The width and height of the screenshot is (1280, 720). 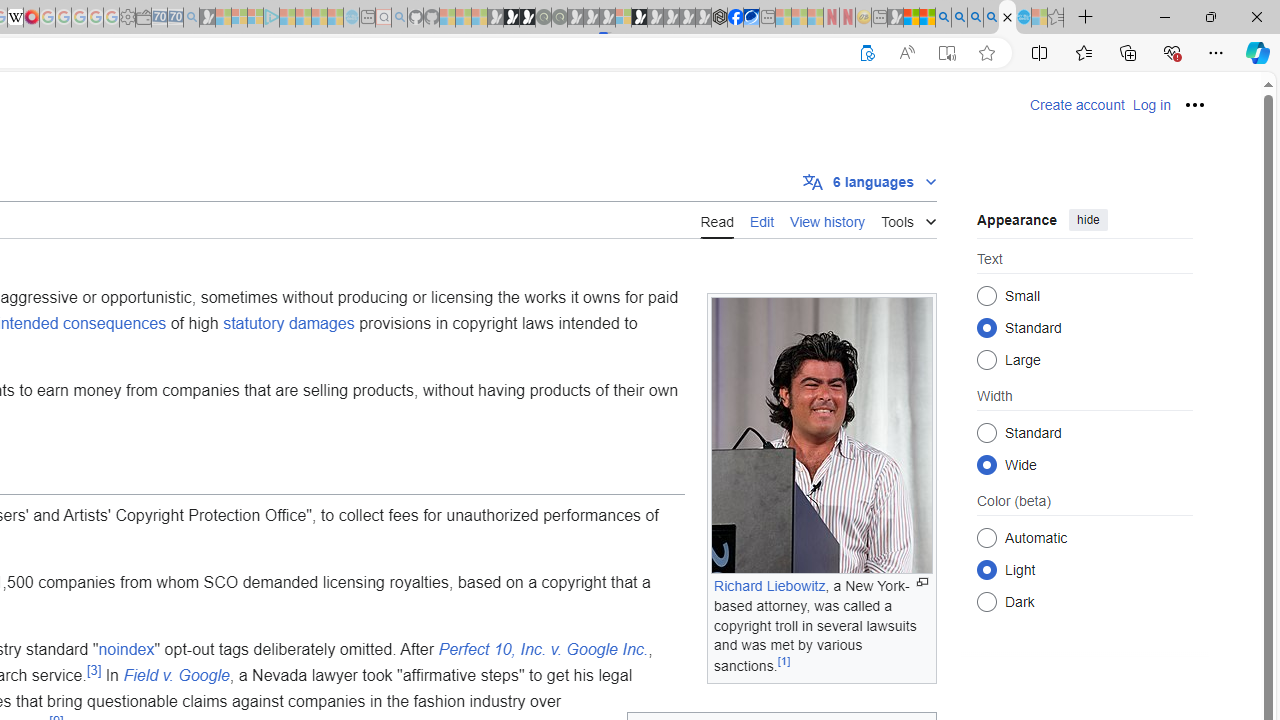 I want to click on 'Log in', so click(x=1151, y=105).